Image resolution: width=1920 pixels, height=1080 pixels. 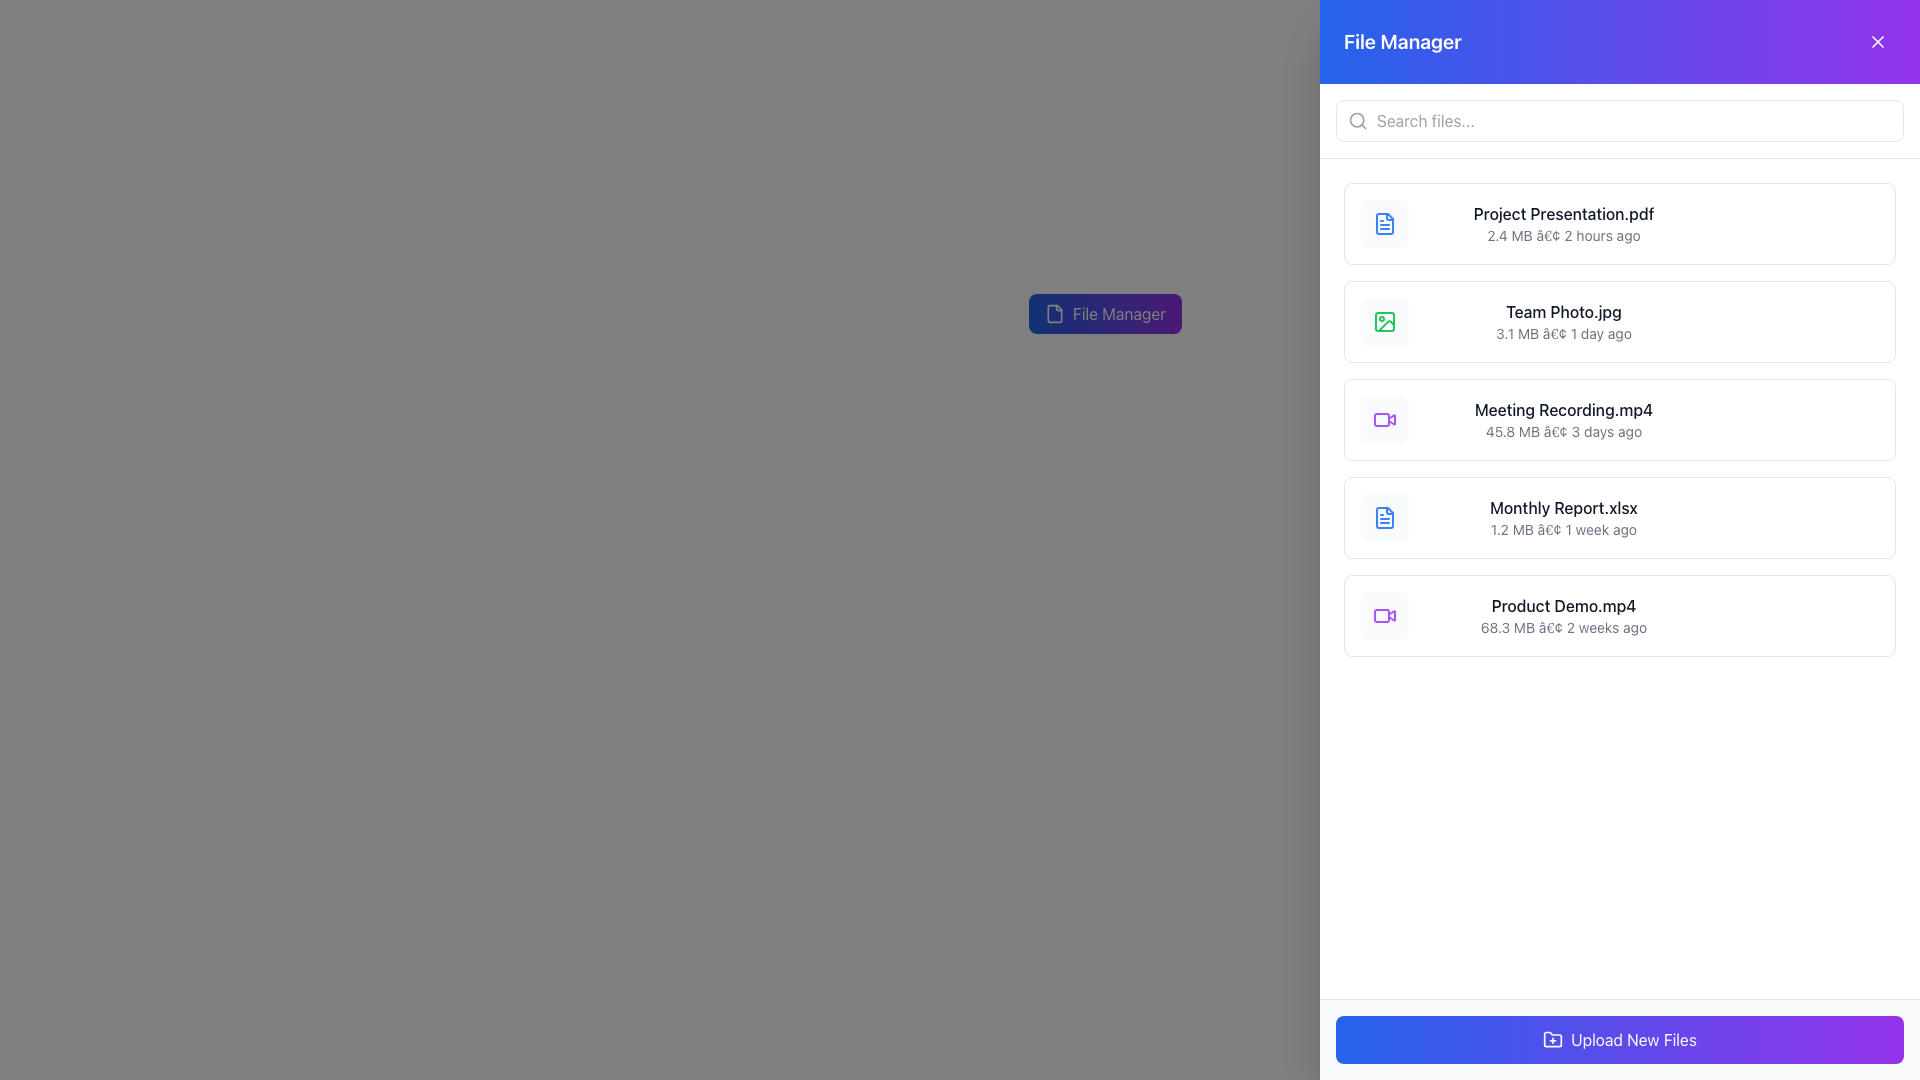 I want to click on the first circular 'Share' button, which has a bordered outline and a symbol of three connected nodes, located, so click(x=1735, y=516).